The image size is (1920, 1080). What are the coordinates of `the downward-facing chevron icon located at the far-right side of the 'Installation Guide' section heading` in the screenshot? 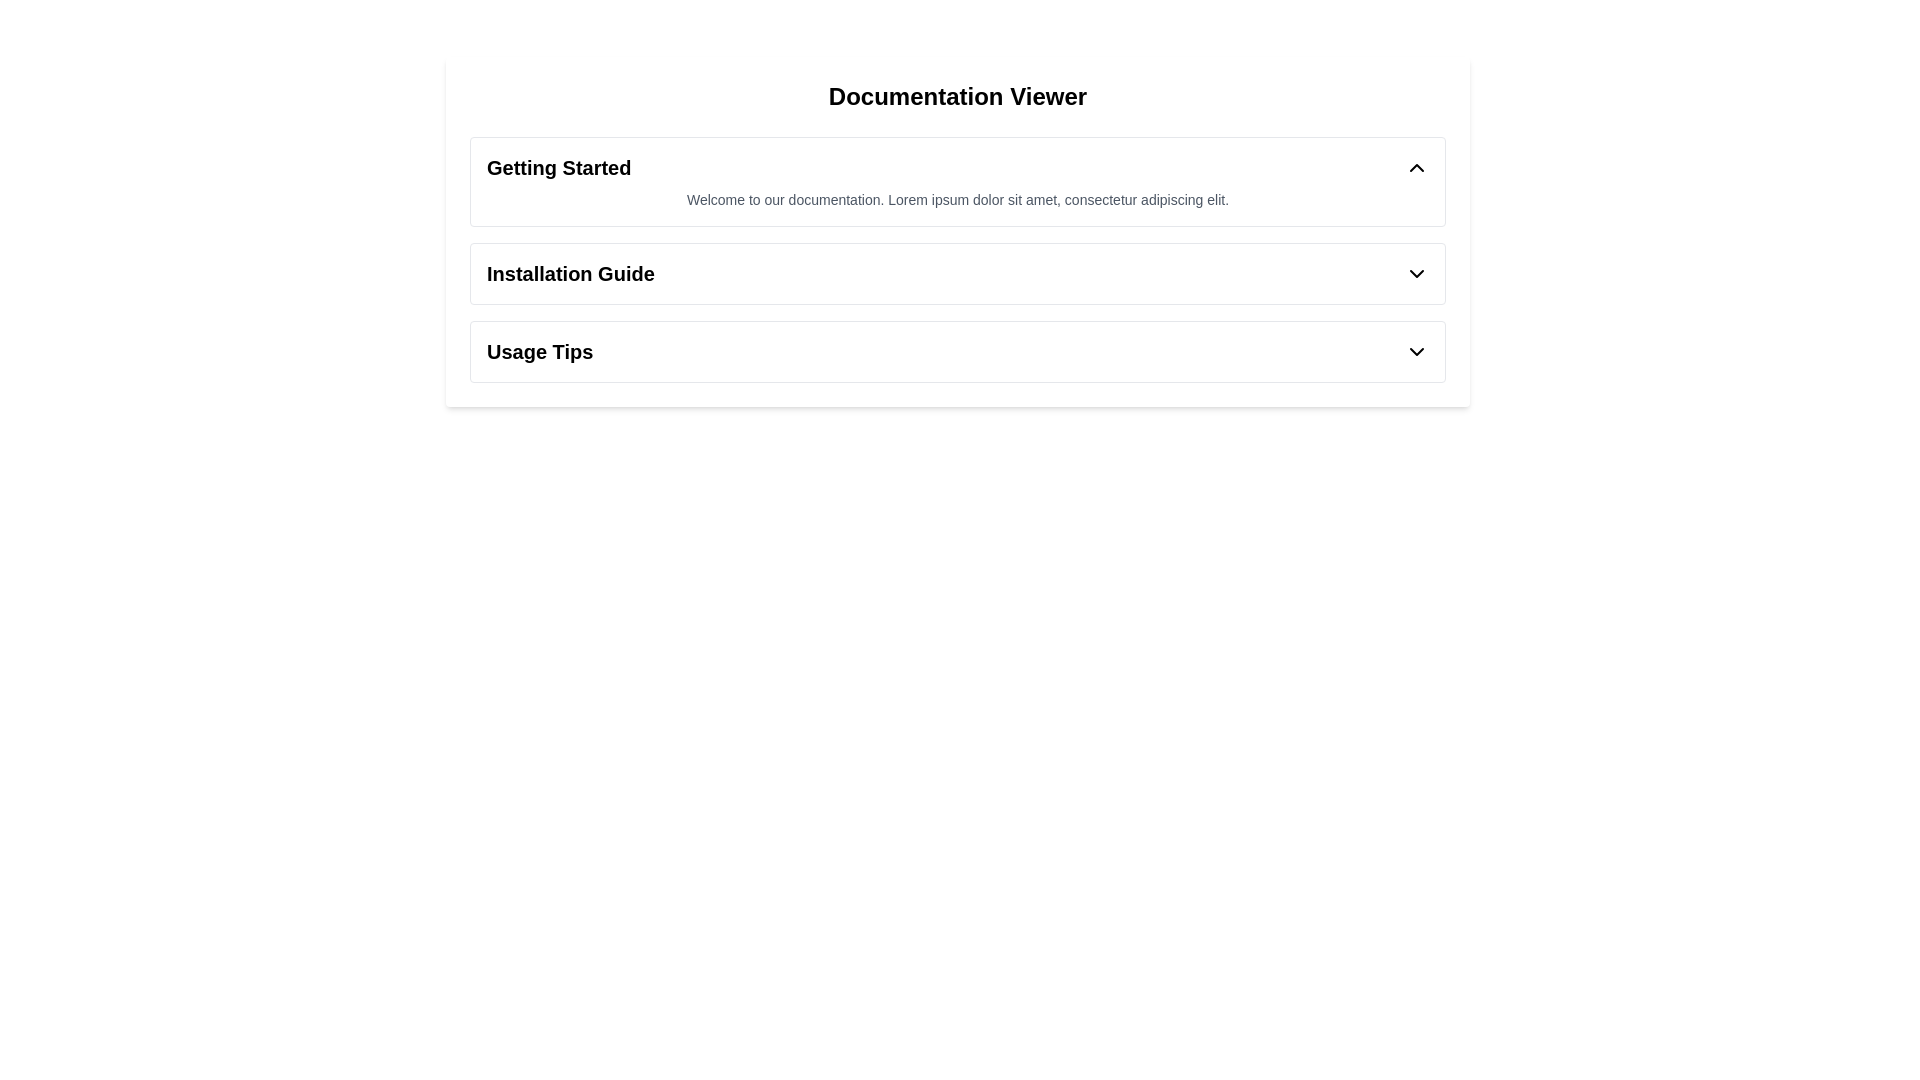 It's located at (1415, 273).